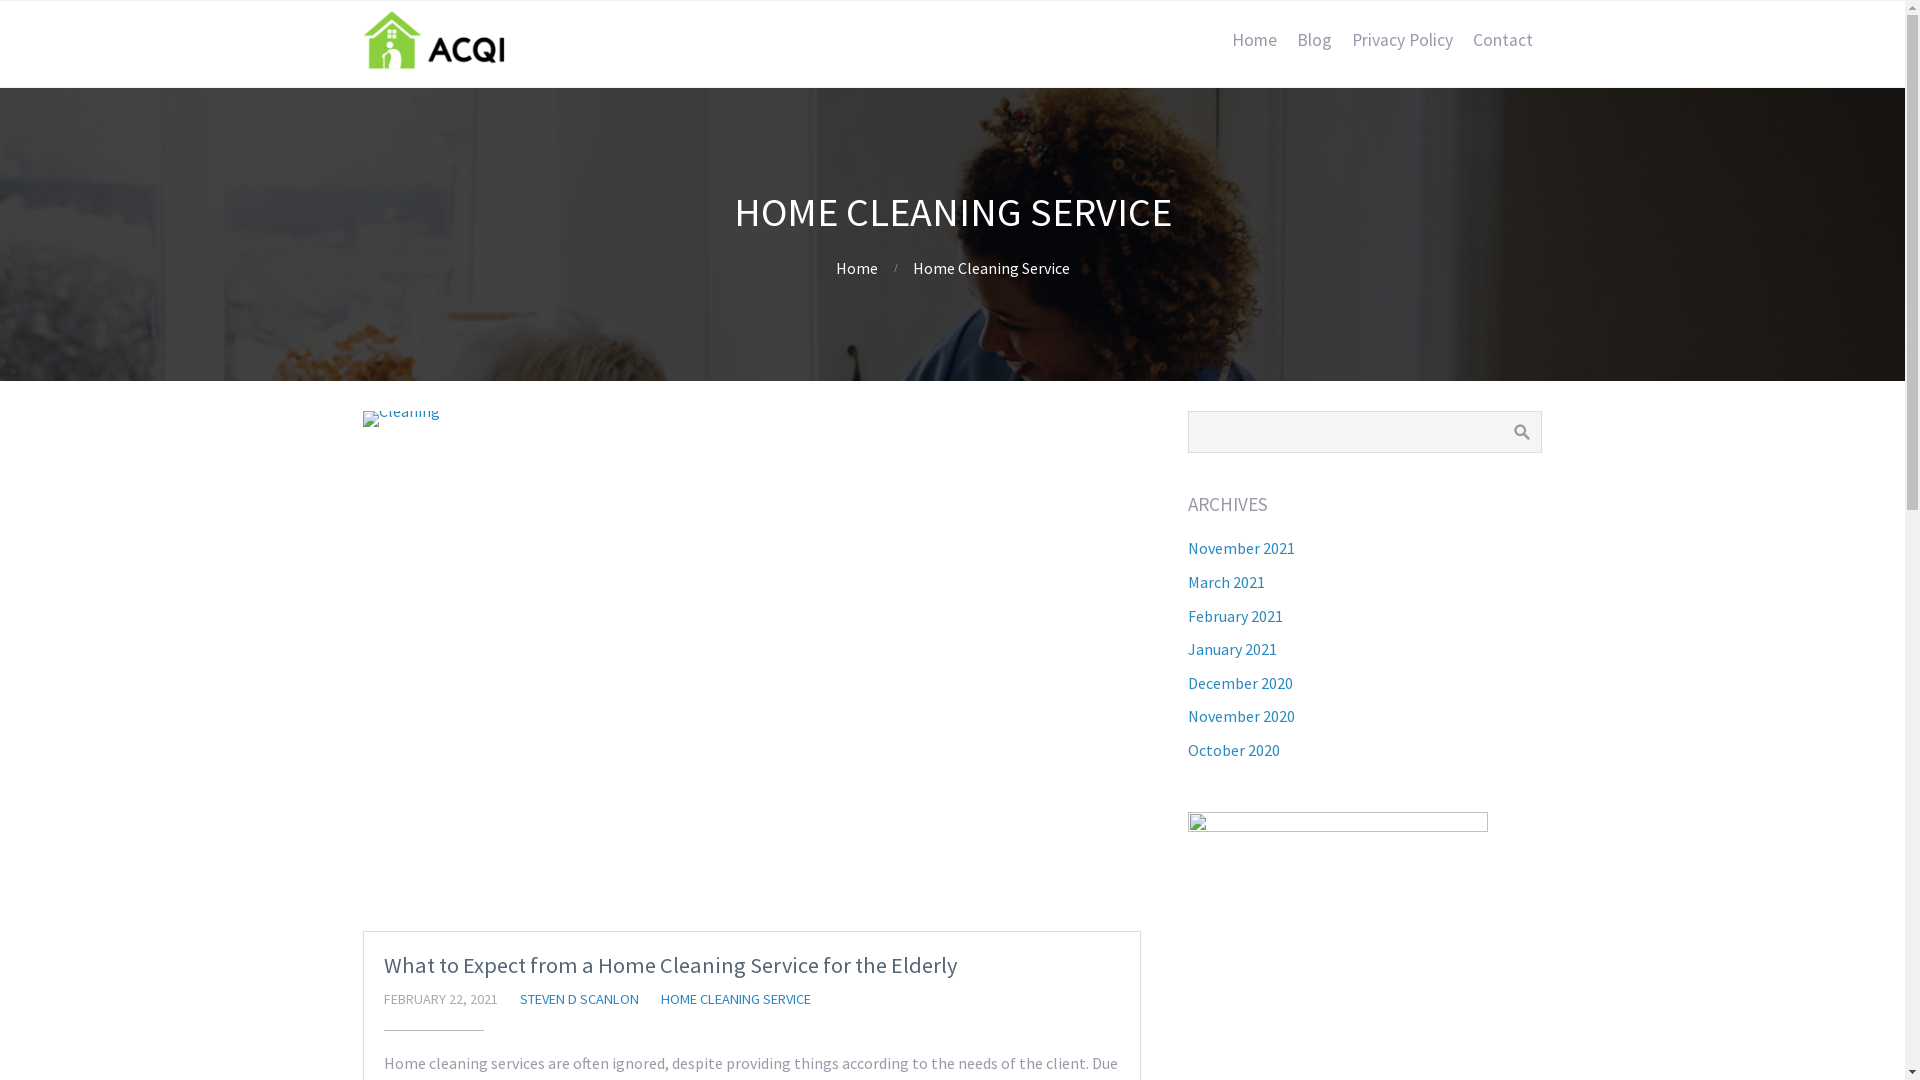  I want to click on 'HOME CLEANING SERVICE', so click(733, 999).